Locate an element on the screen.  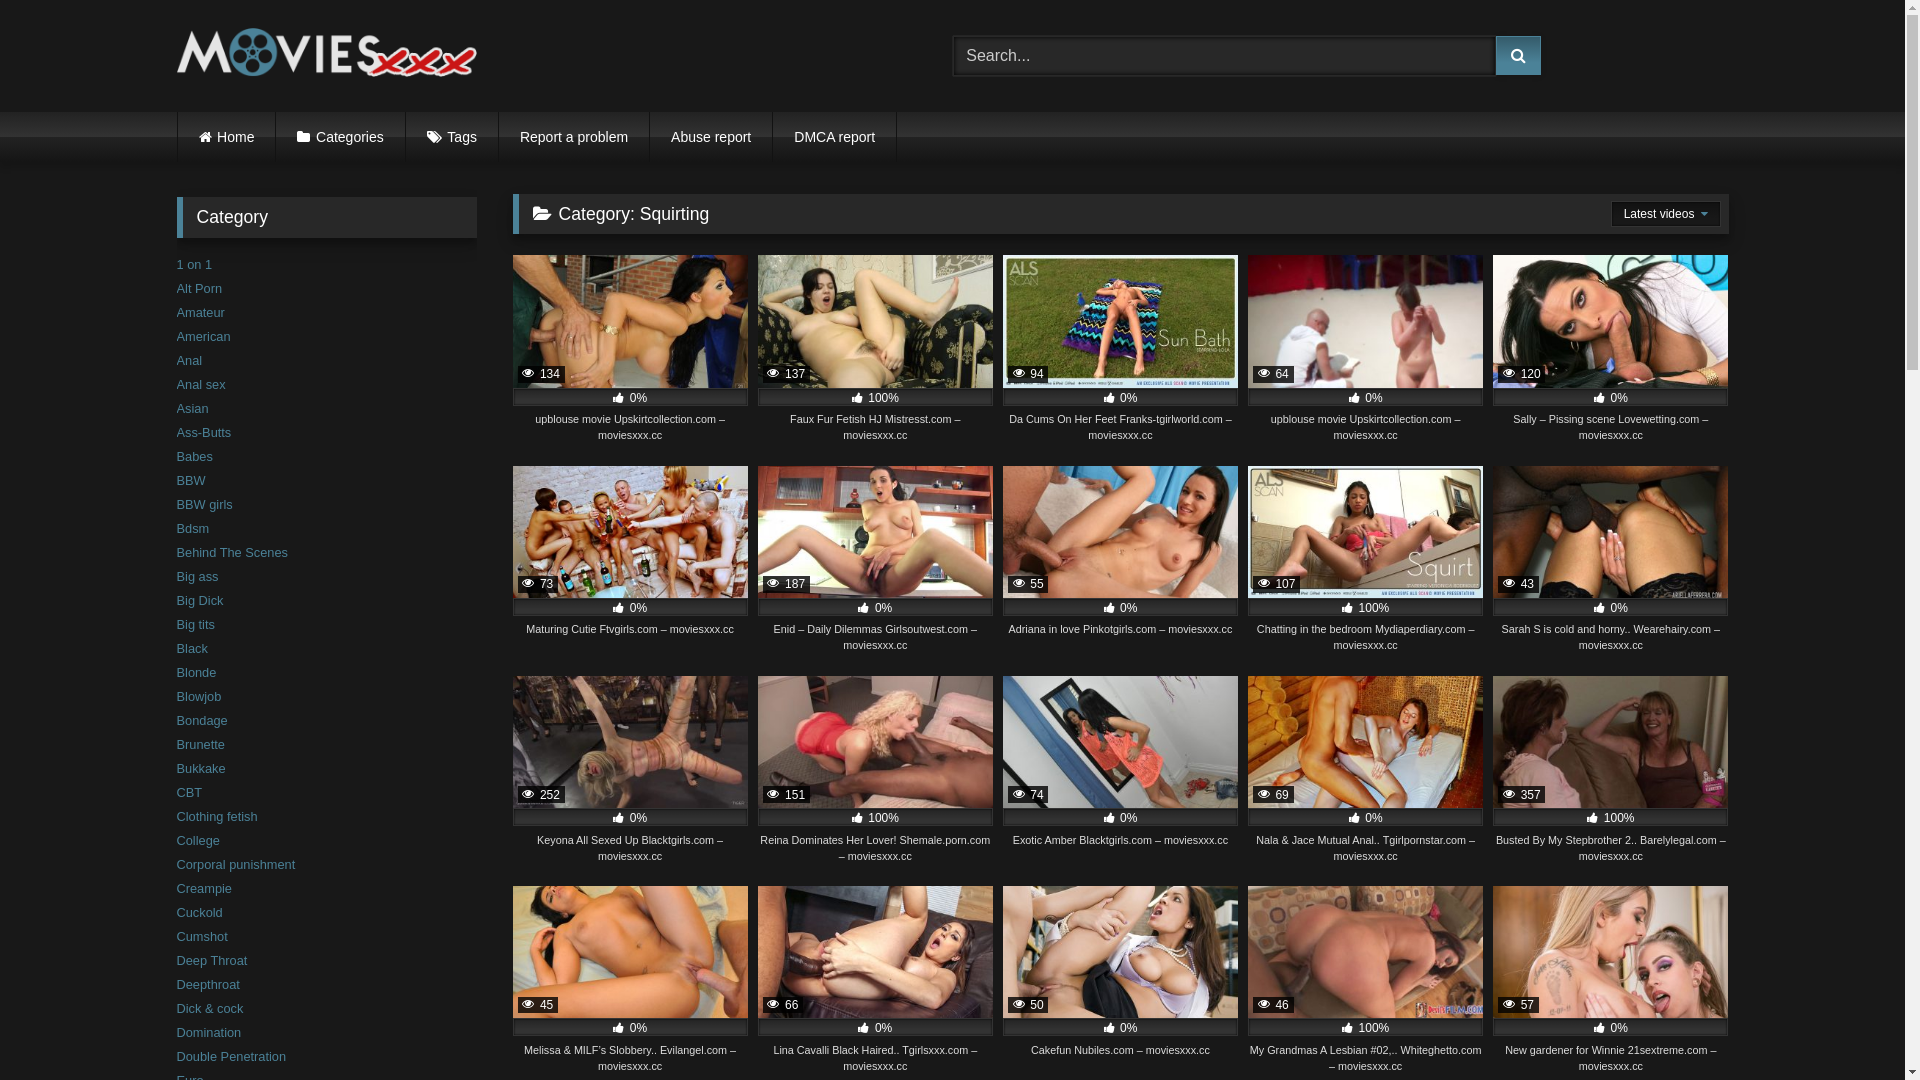
'Clothing fetish' is located at coordinates (176, 816).